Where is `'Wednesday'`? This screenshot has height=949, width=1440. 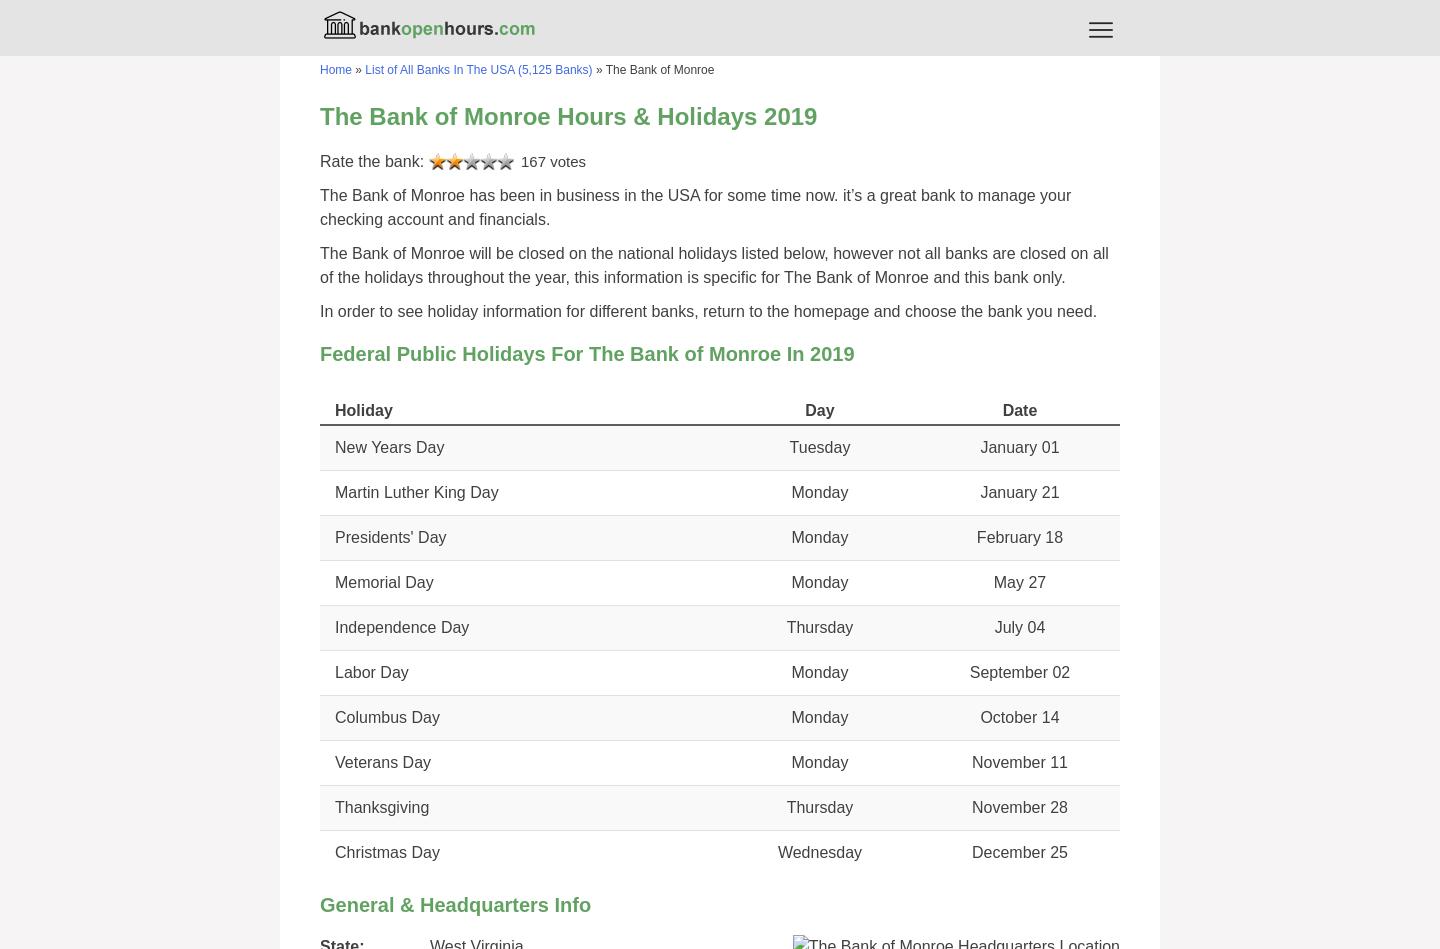 'Wednesday' is located at coordinates (819, 851).